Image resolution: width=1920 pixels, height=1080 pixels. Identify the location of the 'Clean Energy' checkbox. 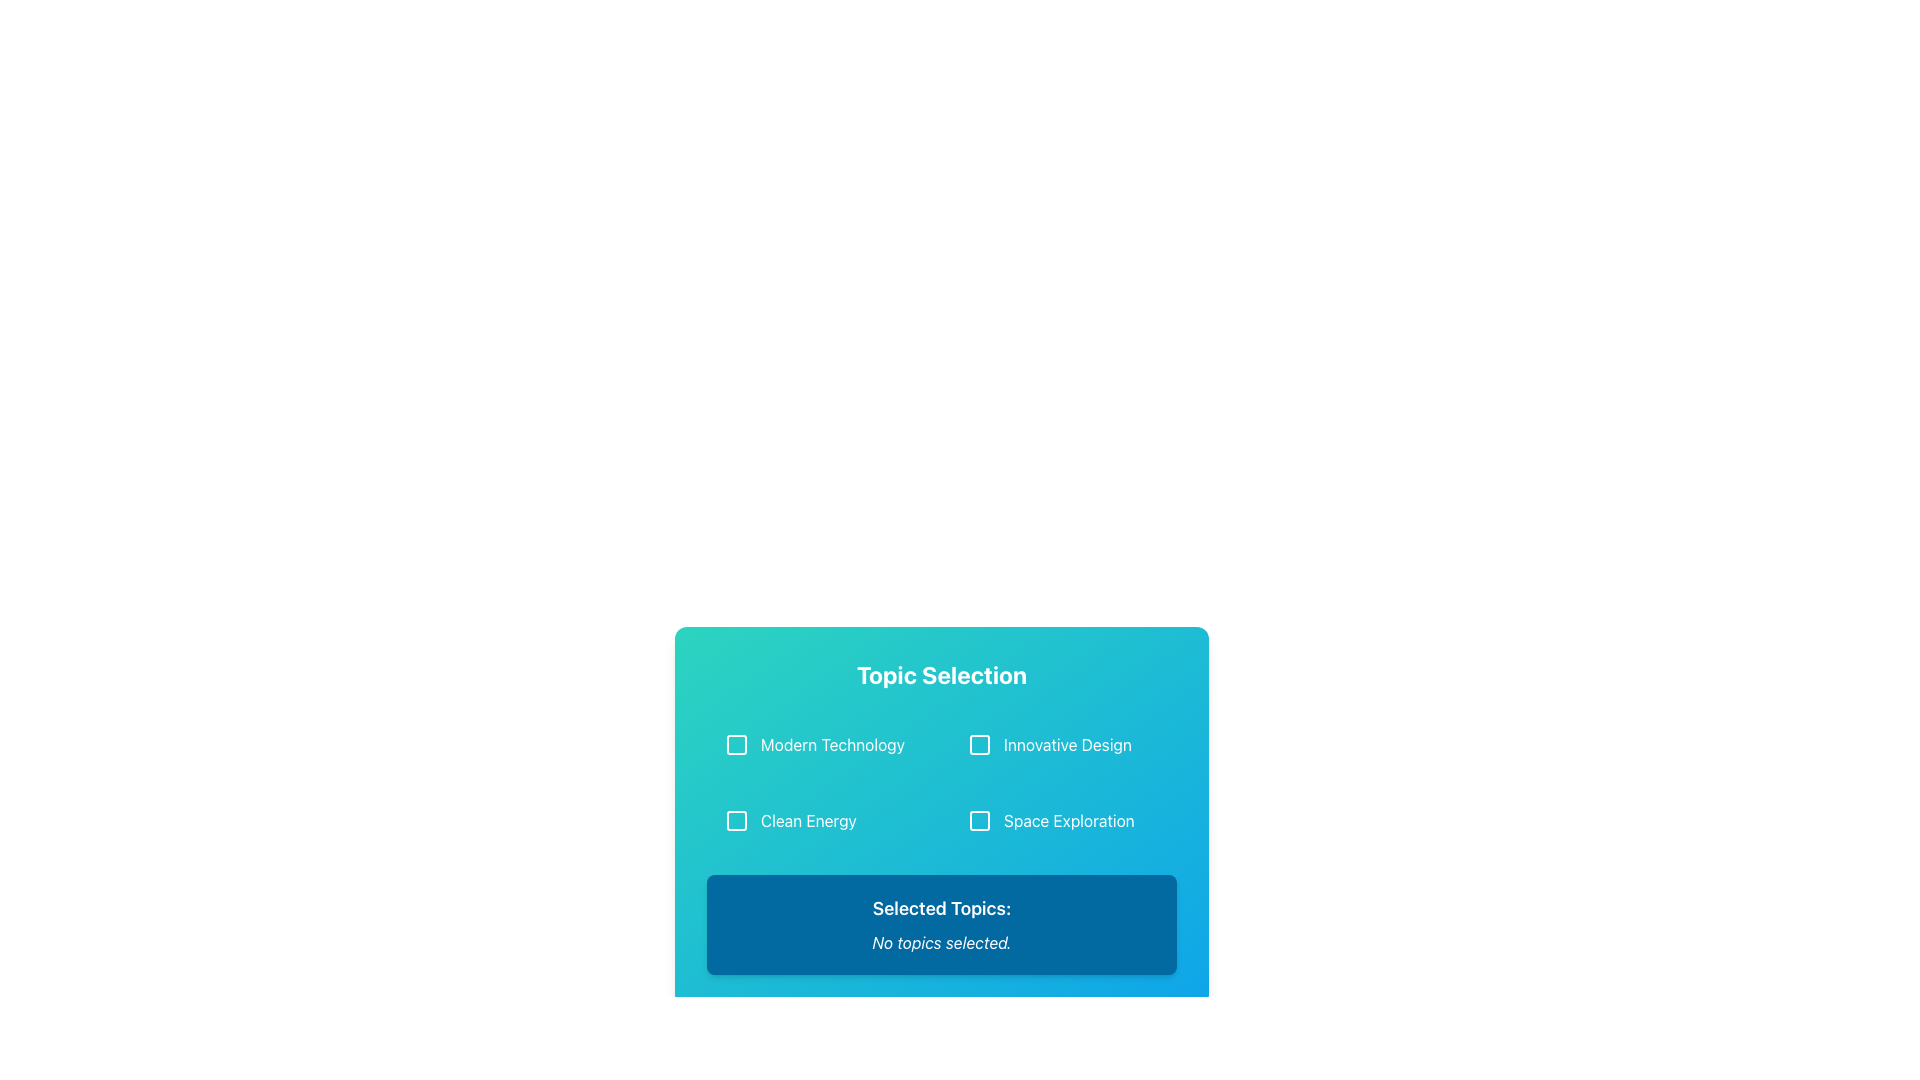
(736, 821).